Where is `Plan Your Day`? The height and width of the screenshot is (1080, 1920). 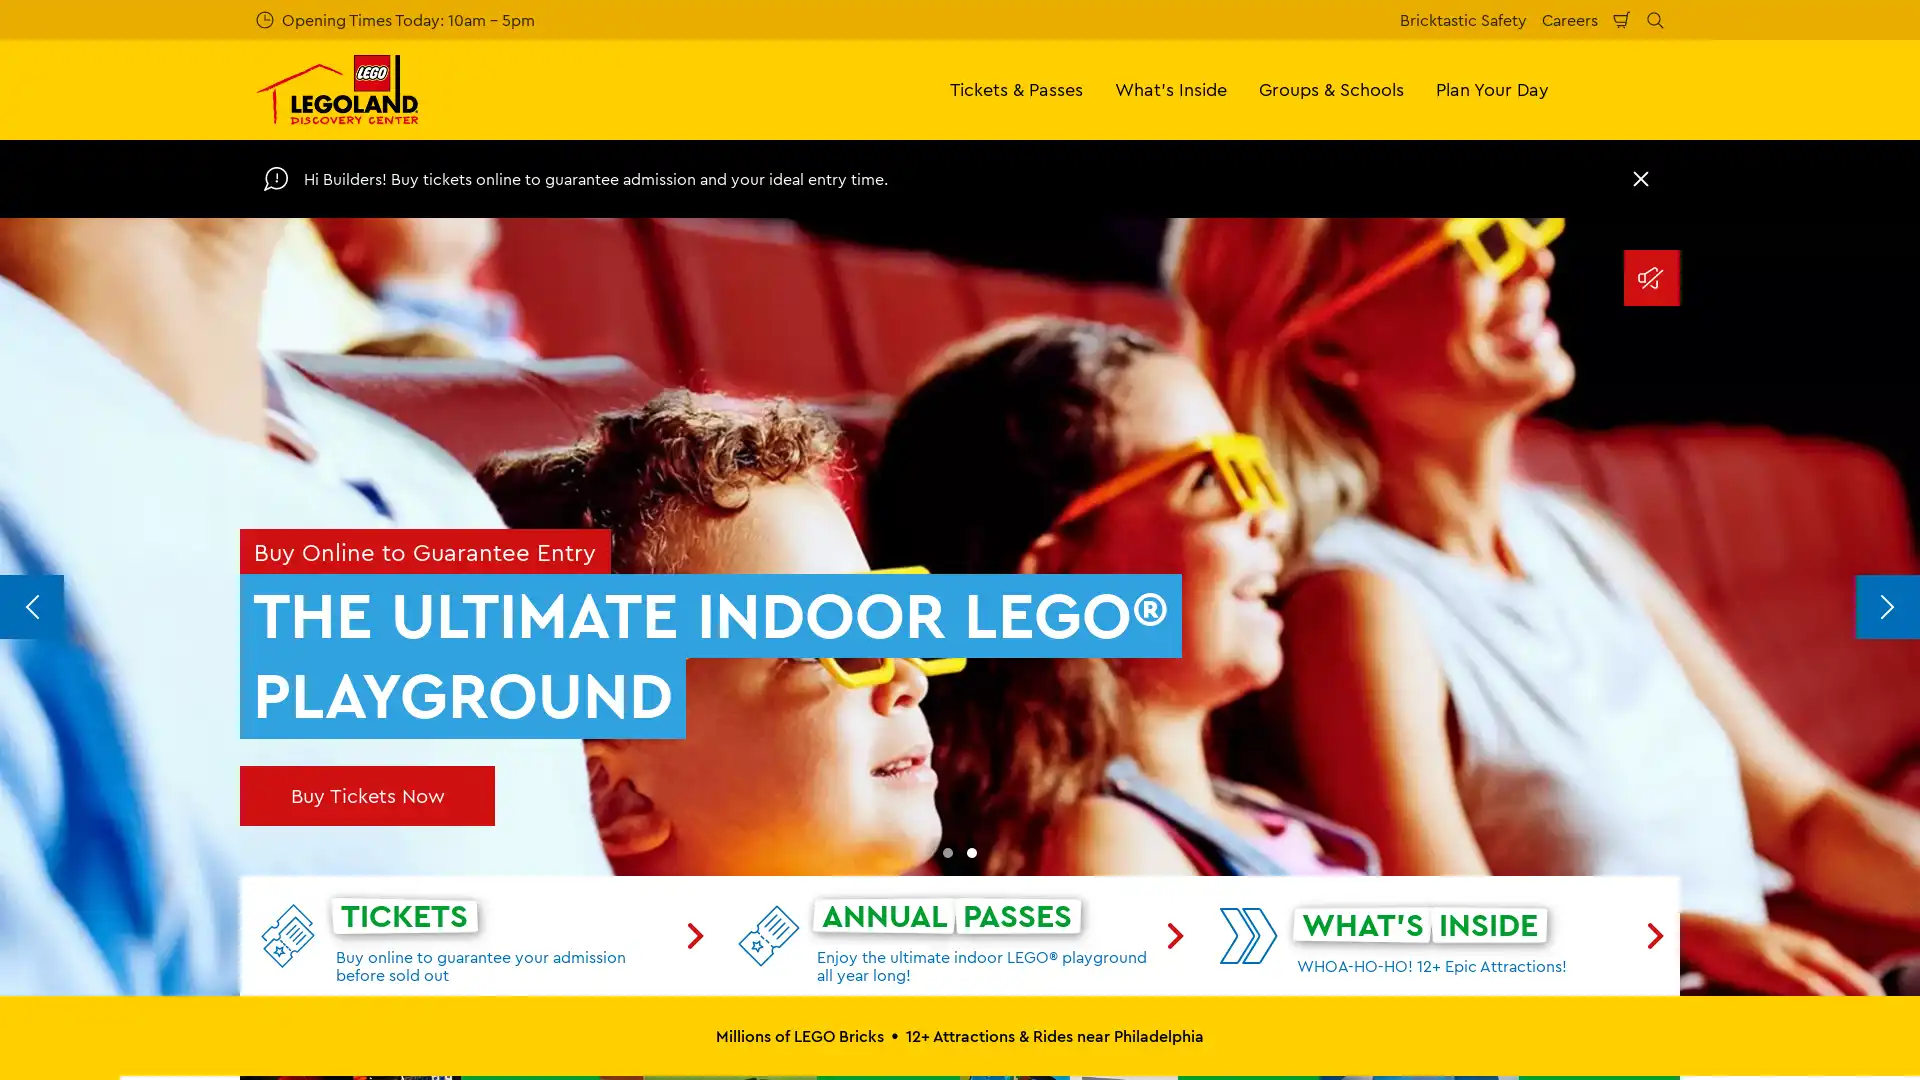 Plan Your Day is located at coordinates (1492, 88).